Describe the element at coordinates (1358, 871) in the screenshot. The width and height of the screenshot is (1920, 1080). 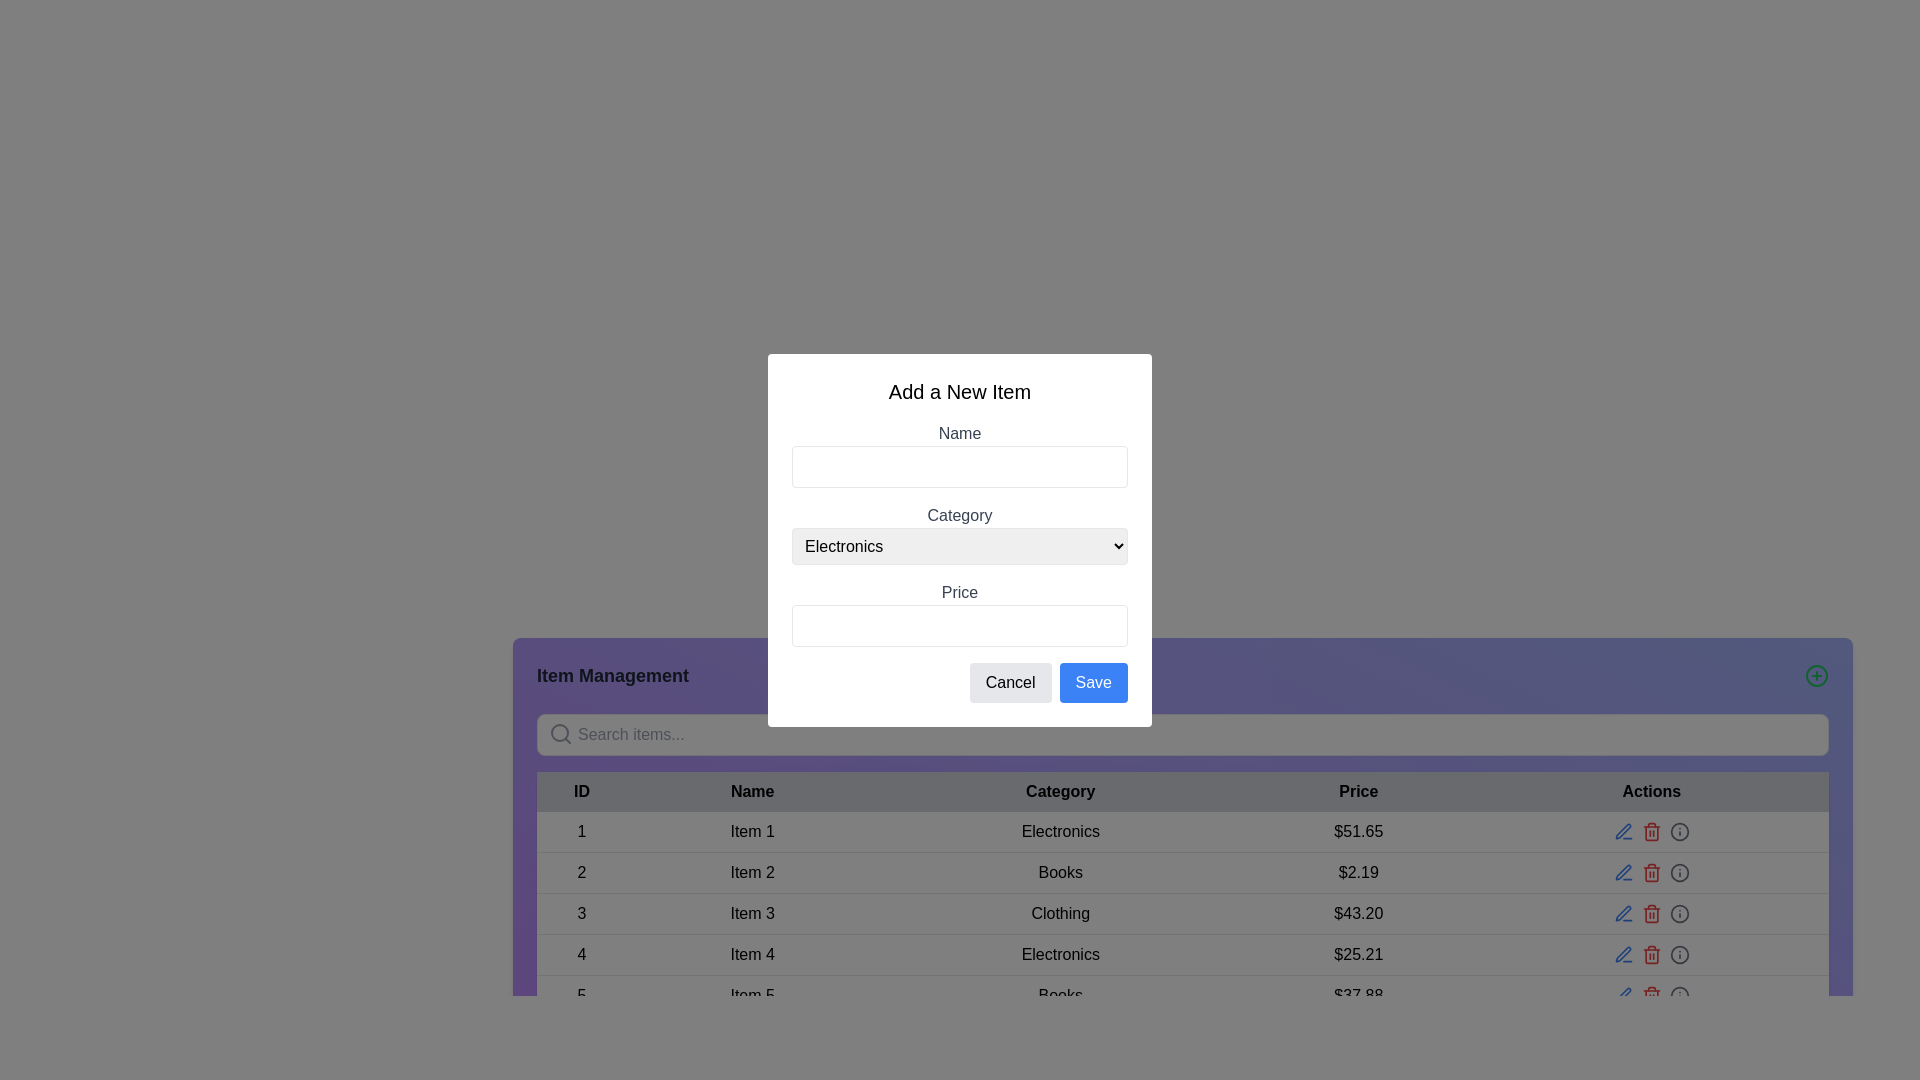
I see `the text label displaying the price '$2.19' in the table row labeled 'Item 2' under the 'Price' column` at that location.